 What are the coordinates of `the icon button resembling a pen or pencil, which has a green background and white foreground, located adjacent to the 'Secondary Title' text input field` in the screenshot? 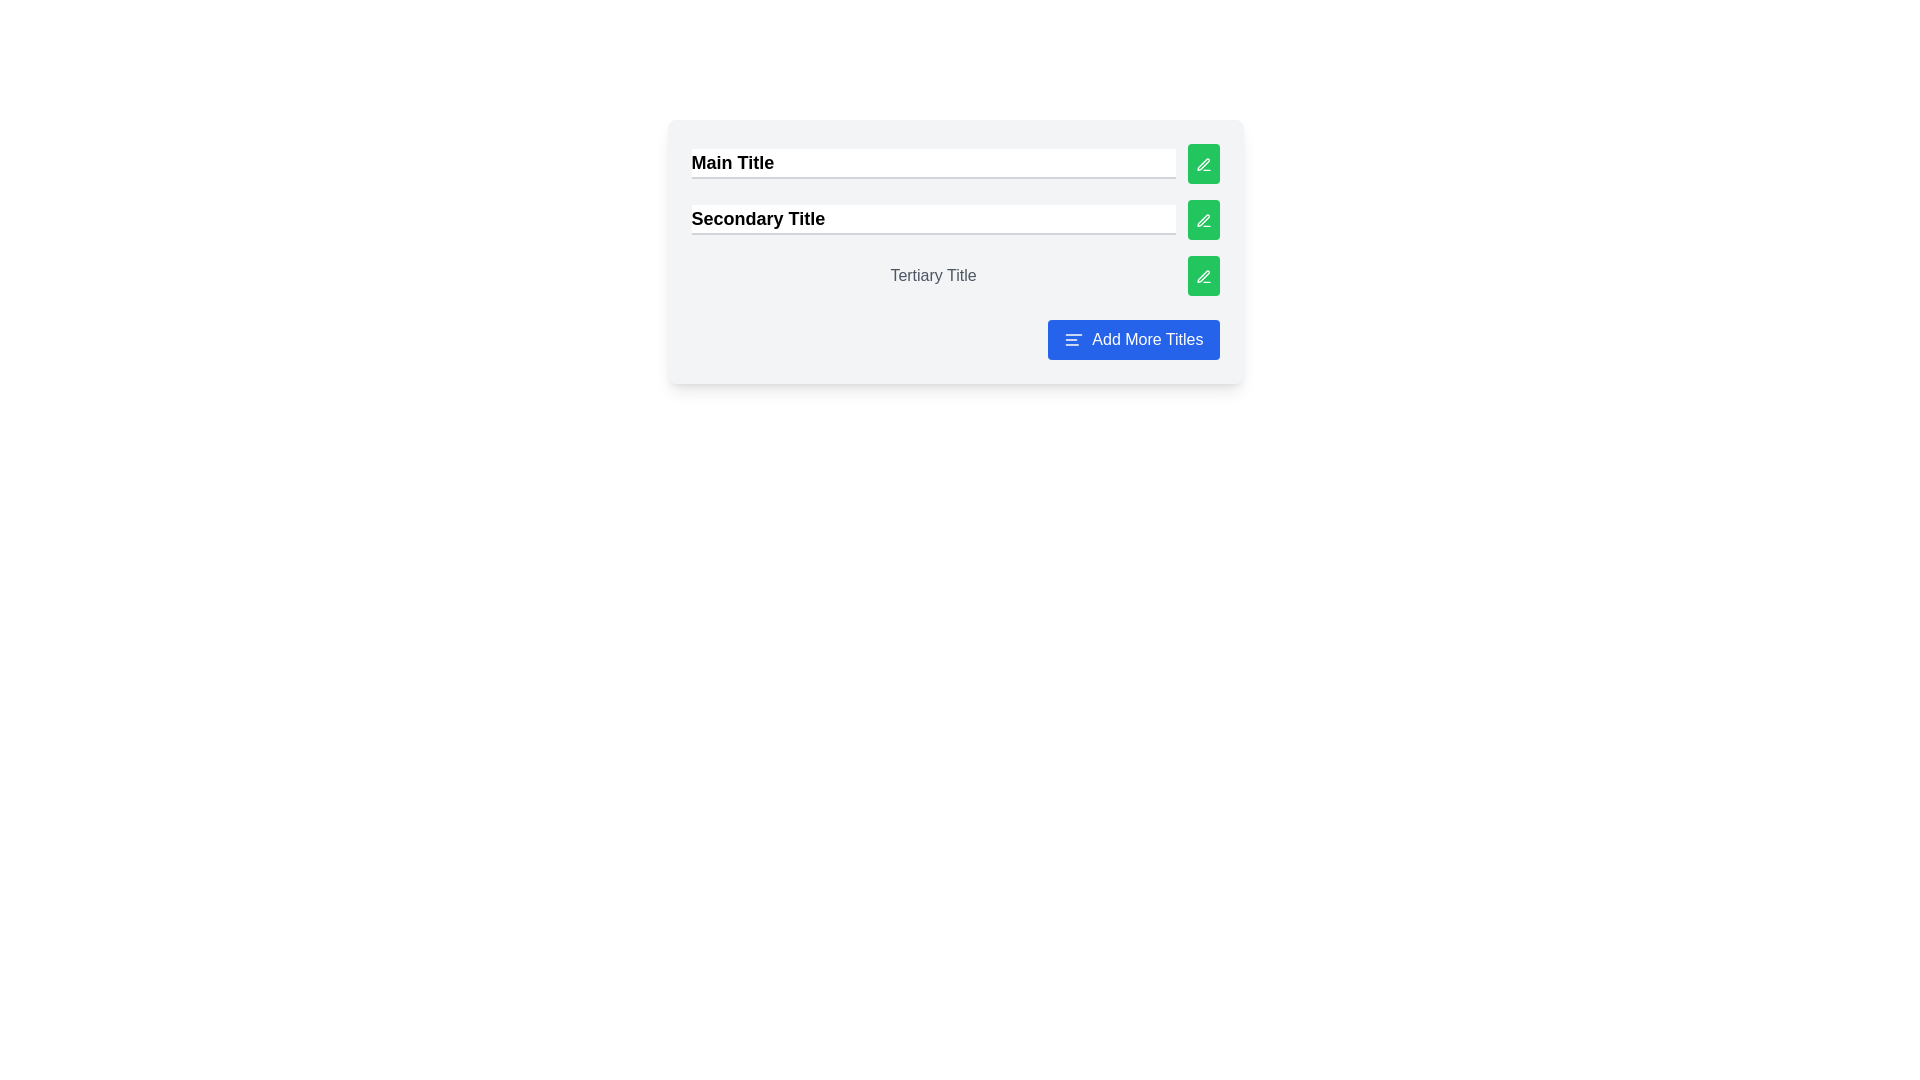 It's located at (1202, 220).